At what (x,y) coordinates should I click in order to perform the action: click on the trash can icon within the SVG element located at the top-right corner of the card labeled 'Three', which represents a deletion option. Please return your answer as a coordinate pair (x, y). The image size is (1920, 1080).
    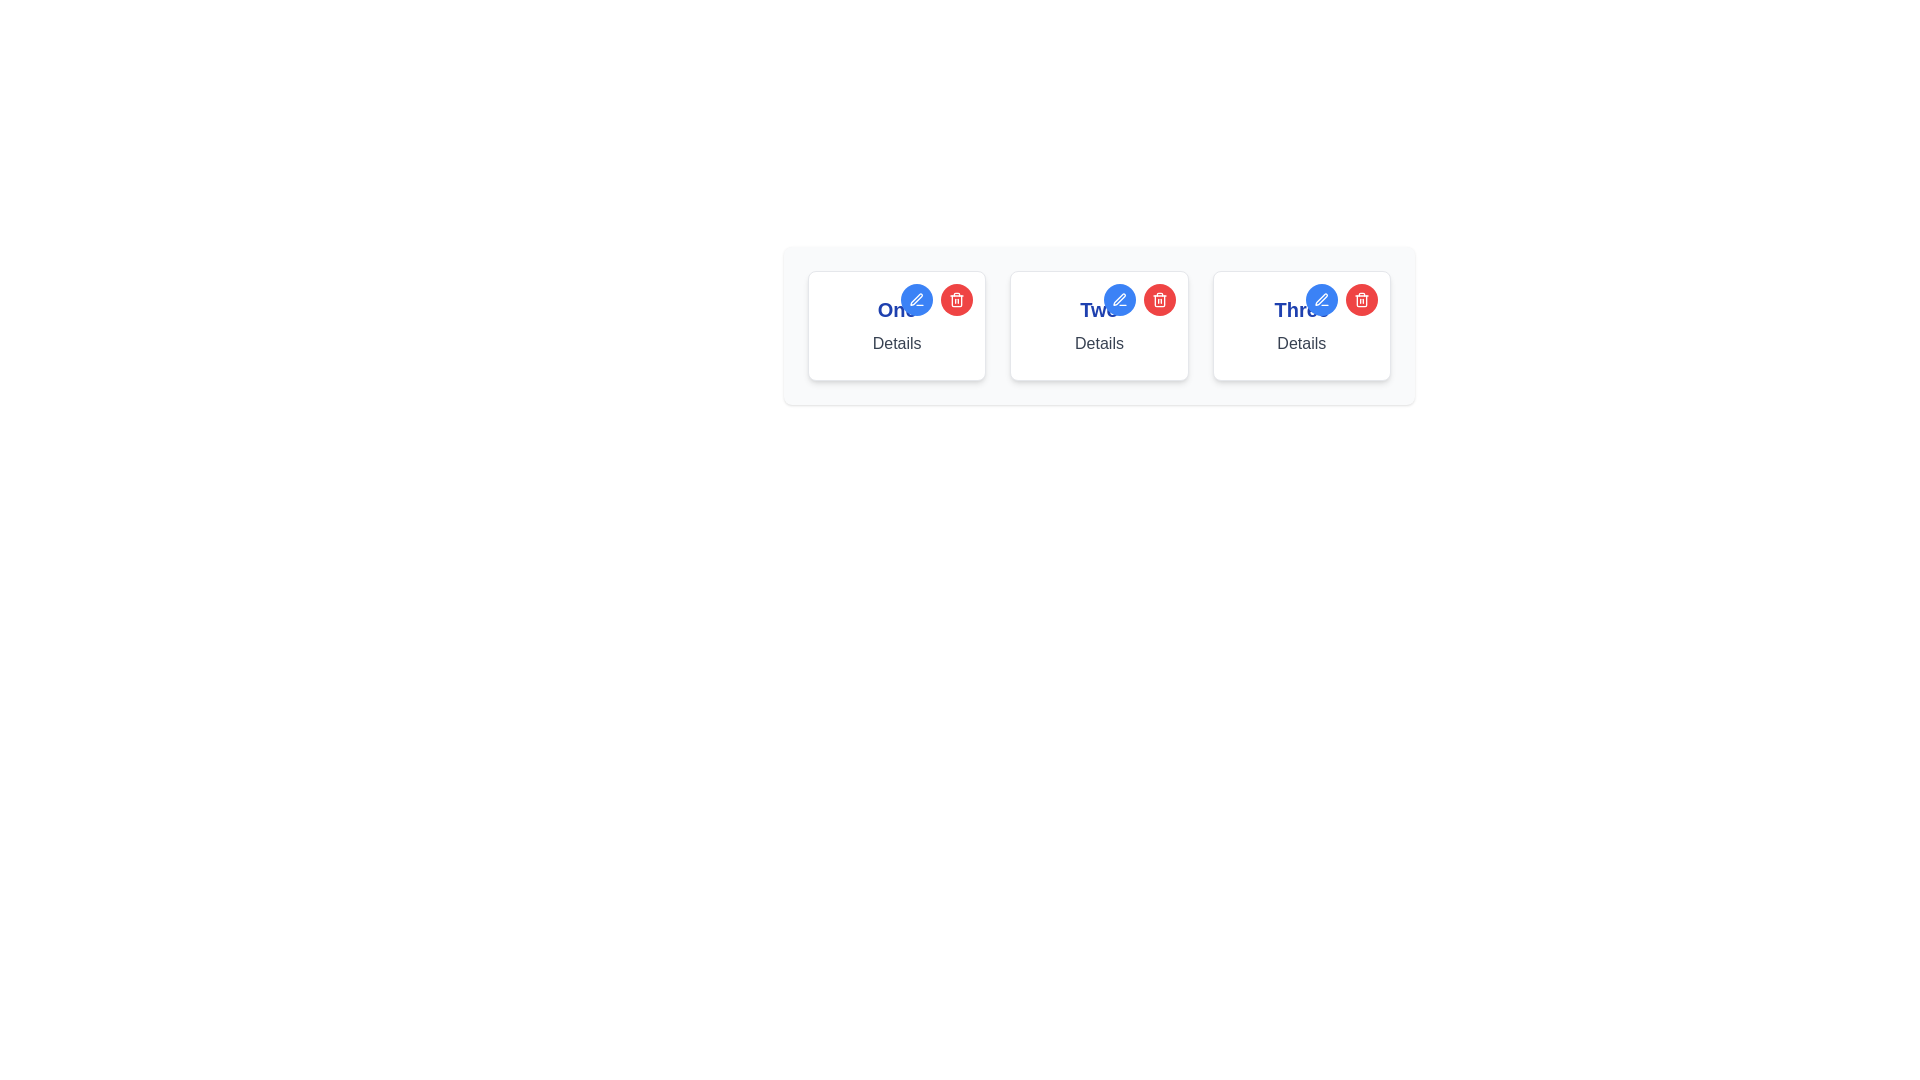
    Looking at the image, I should click on (1361, 301).